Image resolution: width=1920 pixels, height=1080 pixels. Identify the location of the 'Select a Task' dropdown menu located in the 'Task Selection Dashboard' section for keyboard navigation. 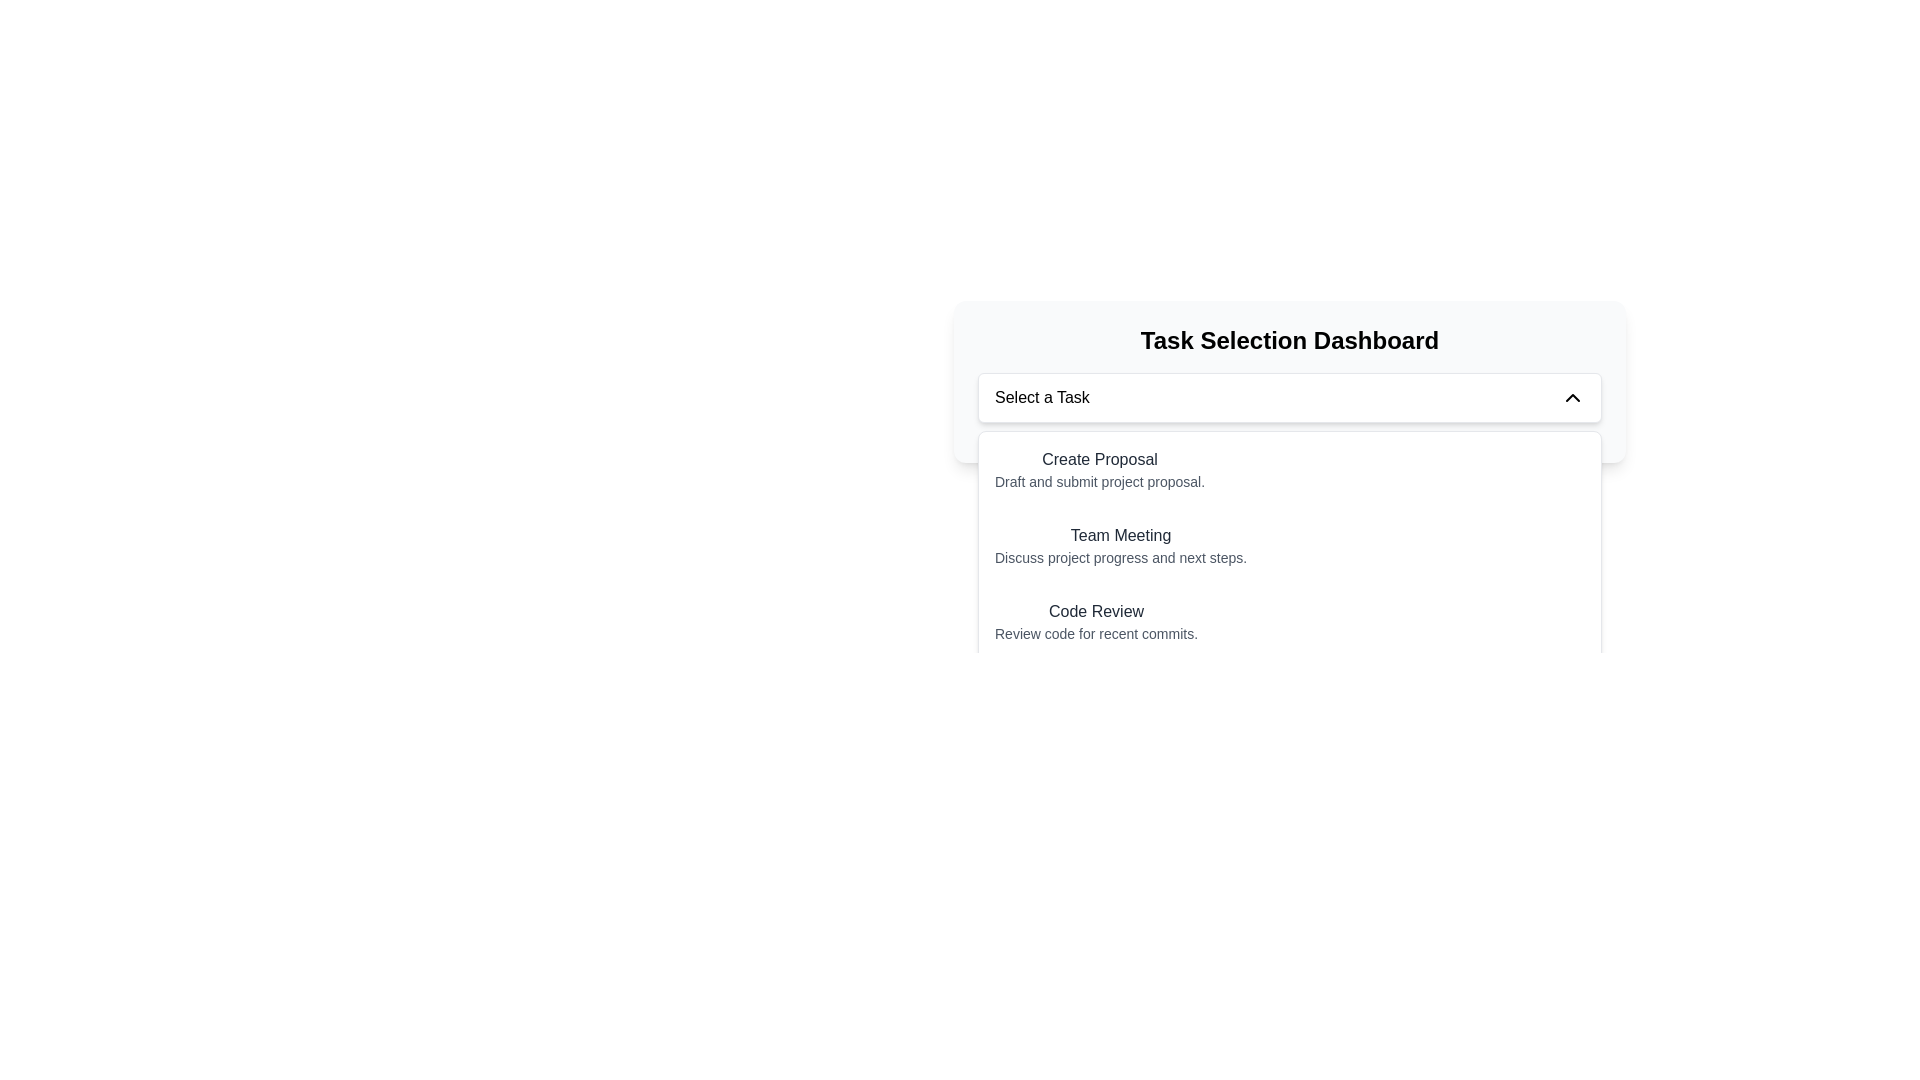
(1290, 397).